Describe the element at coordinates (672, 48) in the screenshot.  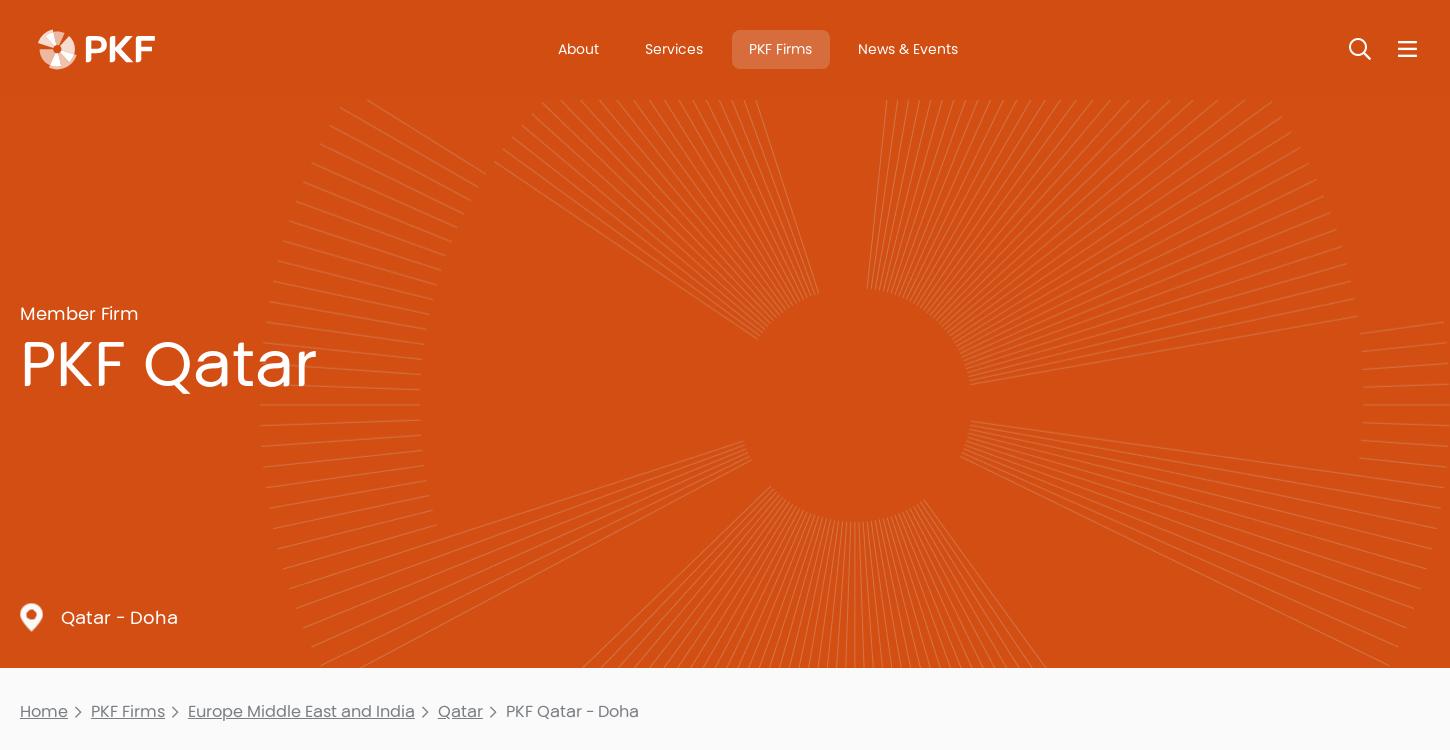
I see `'Services'` at that location.